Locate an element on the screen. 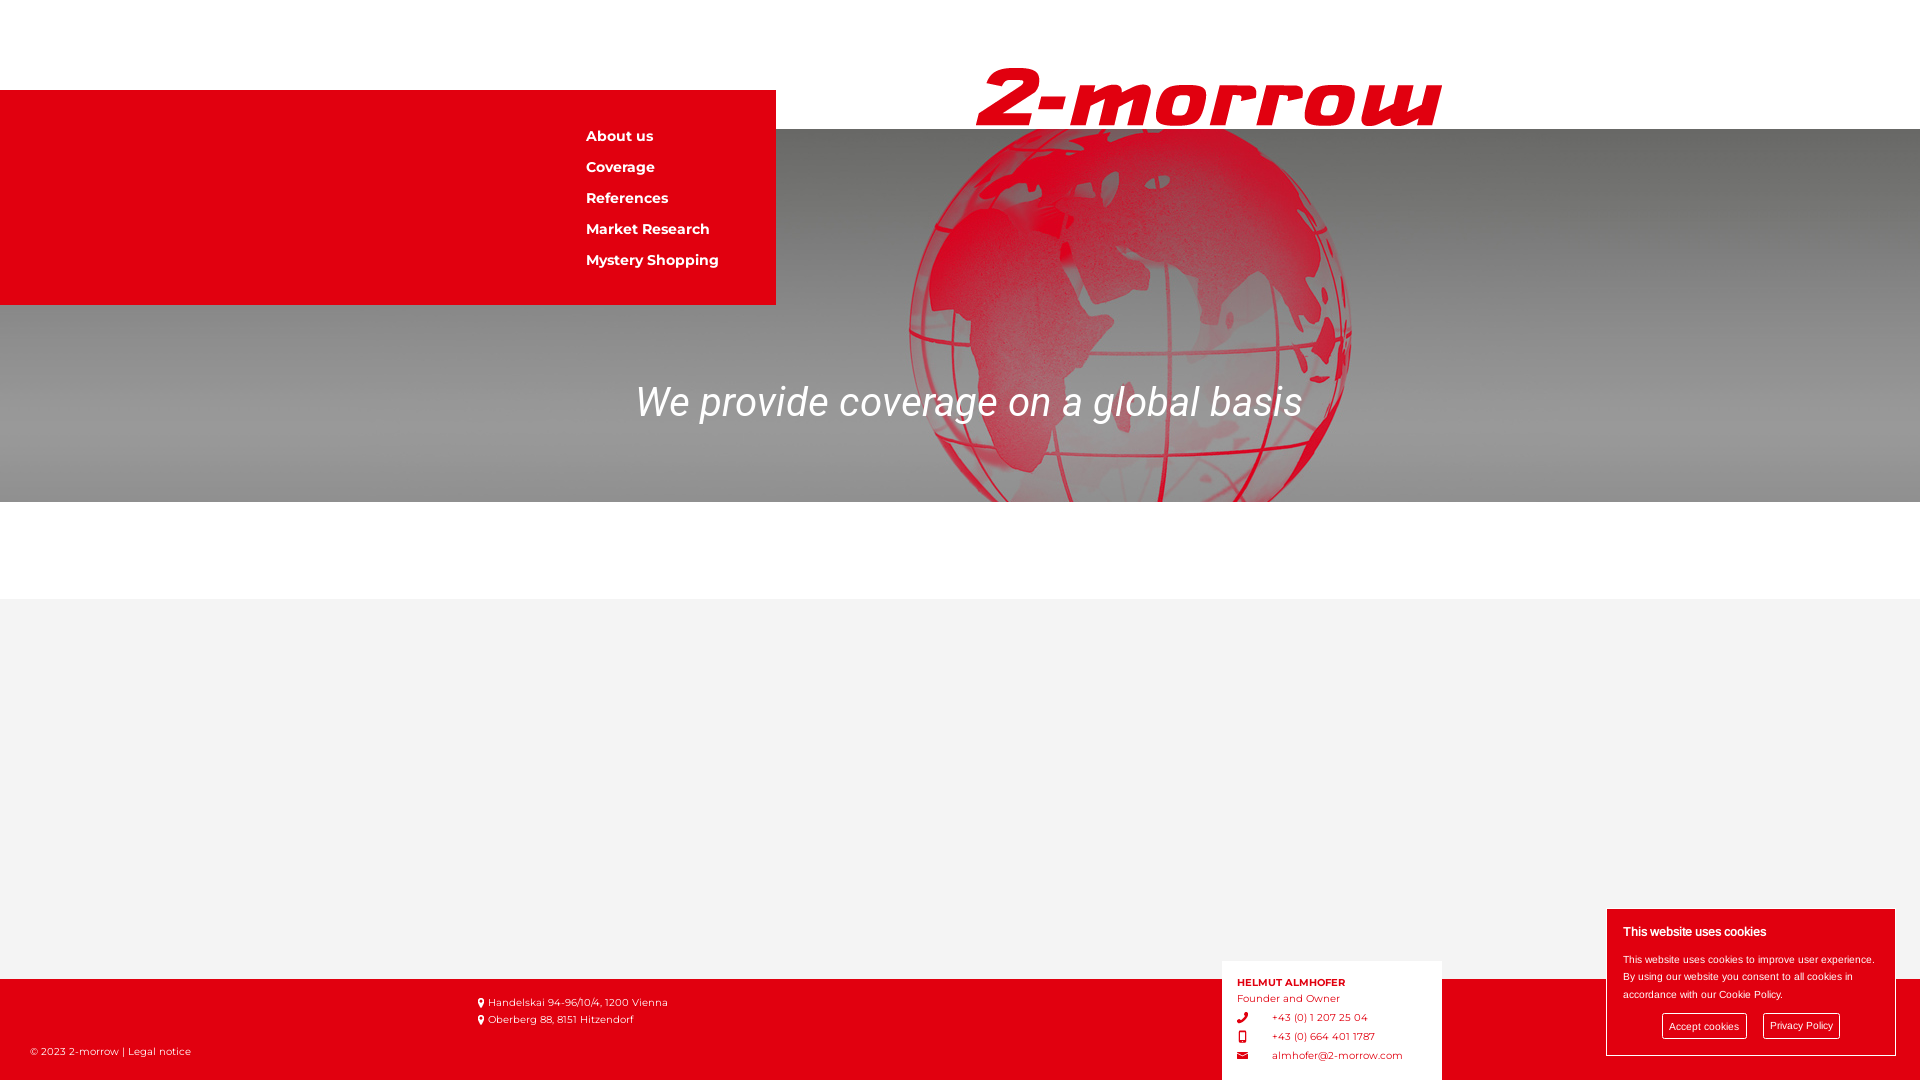 The image size is (1920, 1080). 'almhofer@2-morrow.com' is located at coordinates (1337, 1054).